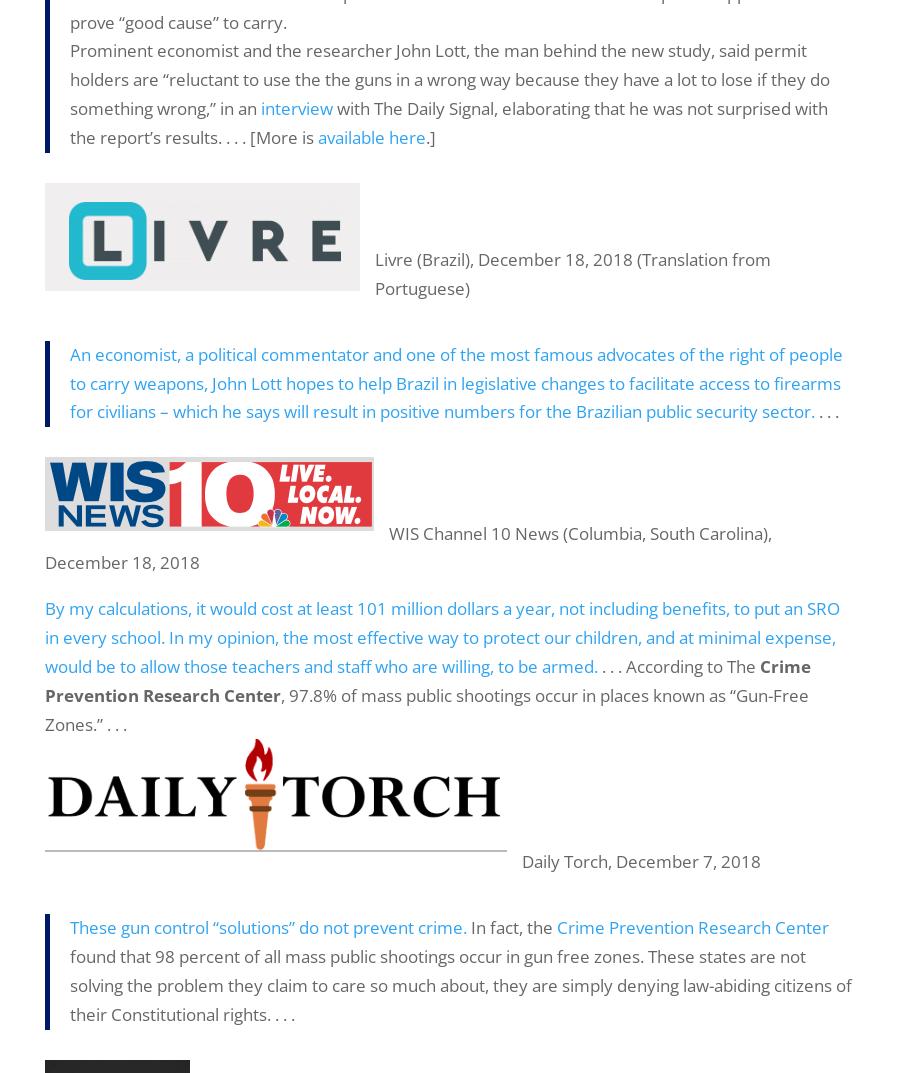 The height and width of the screenshot is (1073, 900). What do you see at coordinates (431, 136) in the screenshot?
I see `'.]'` at bounding box center [431, 136].